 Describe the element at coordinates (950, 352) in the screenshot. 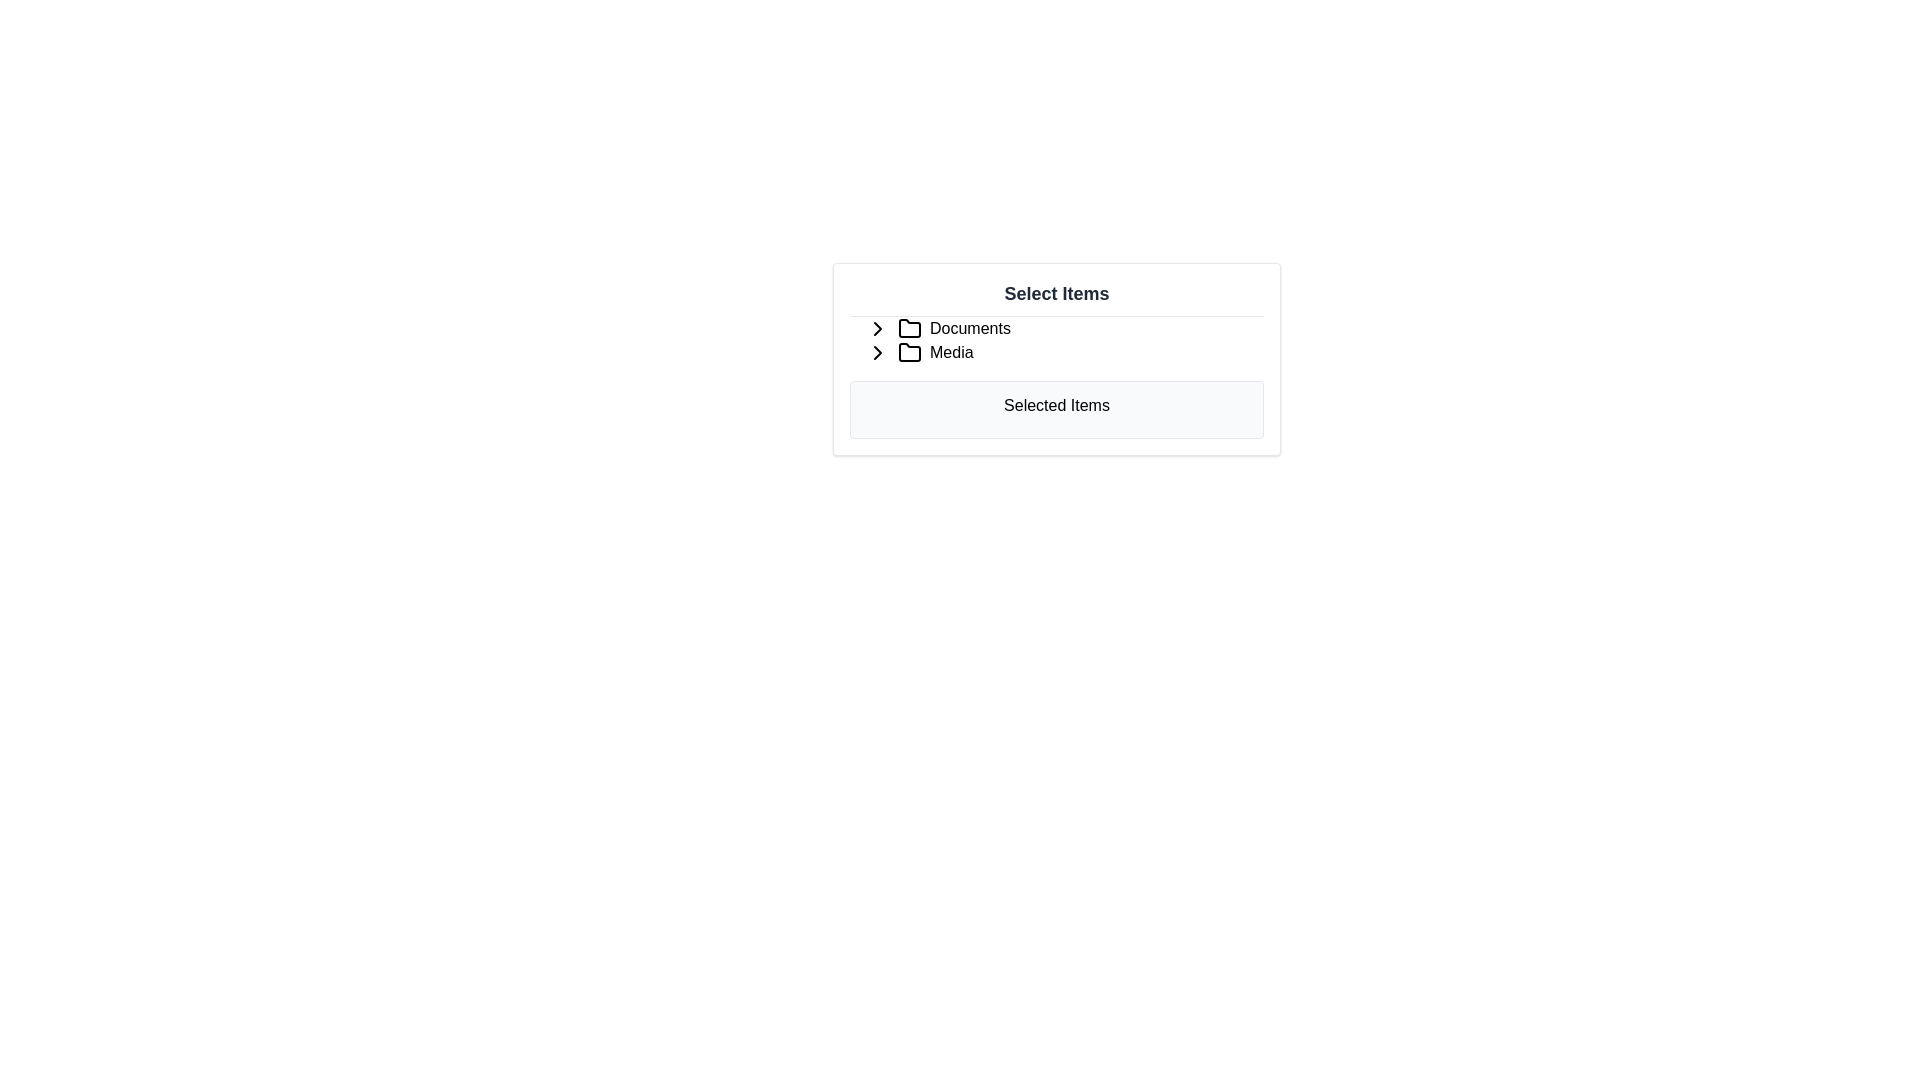

I see `text of the selectable 'Media' category label located in the second row of the 'Select Items' menu, positioned below 'Documents'` at that location.